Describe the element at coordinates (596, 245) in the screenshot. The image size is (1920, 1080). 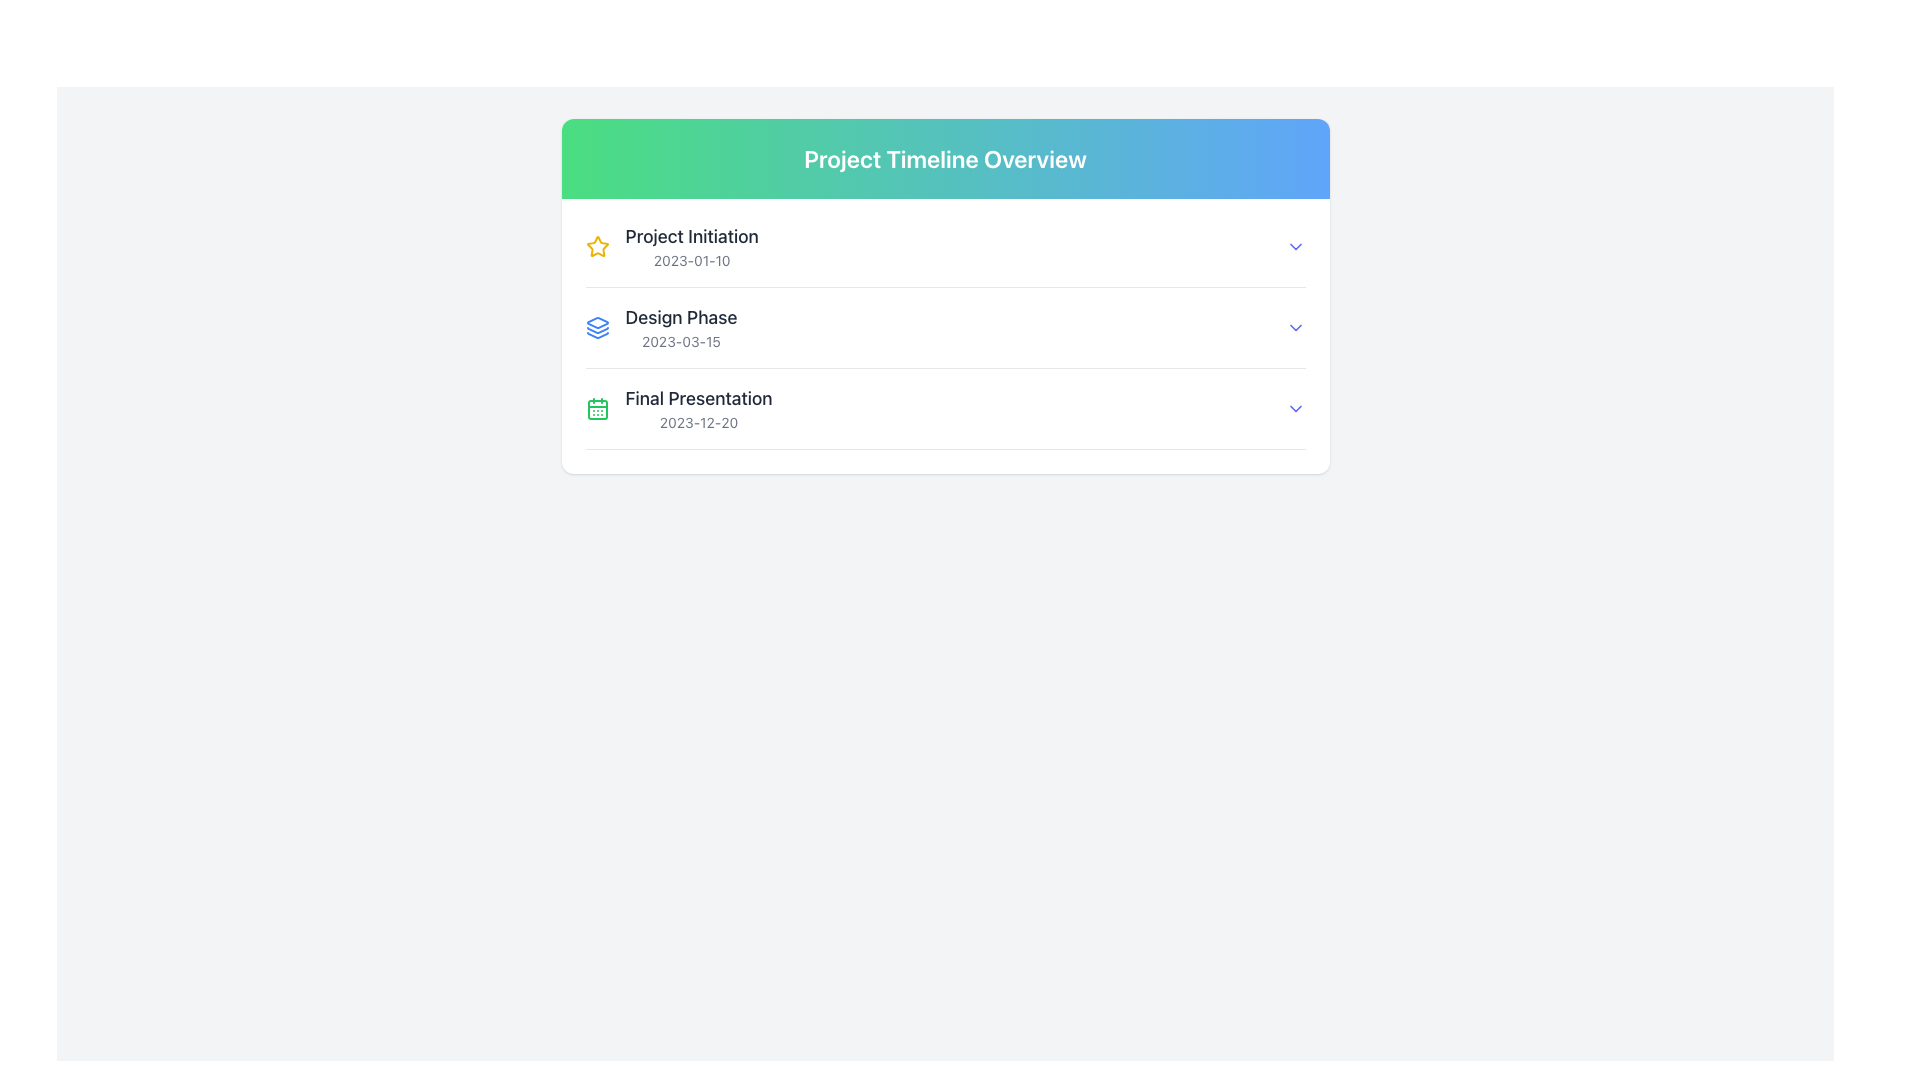
I see `the yellow star-shaped icon representing 'Project Initiation' located at the left of the corresponding row` at that location.